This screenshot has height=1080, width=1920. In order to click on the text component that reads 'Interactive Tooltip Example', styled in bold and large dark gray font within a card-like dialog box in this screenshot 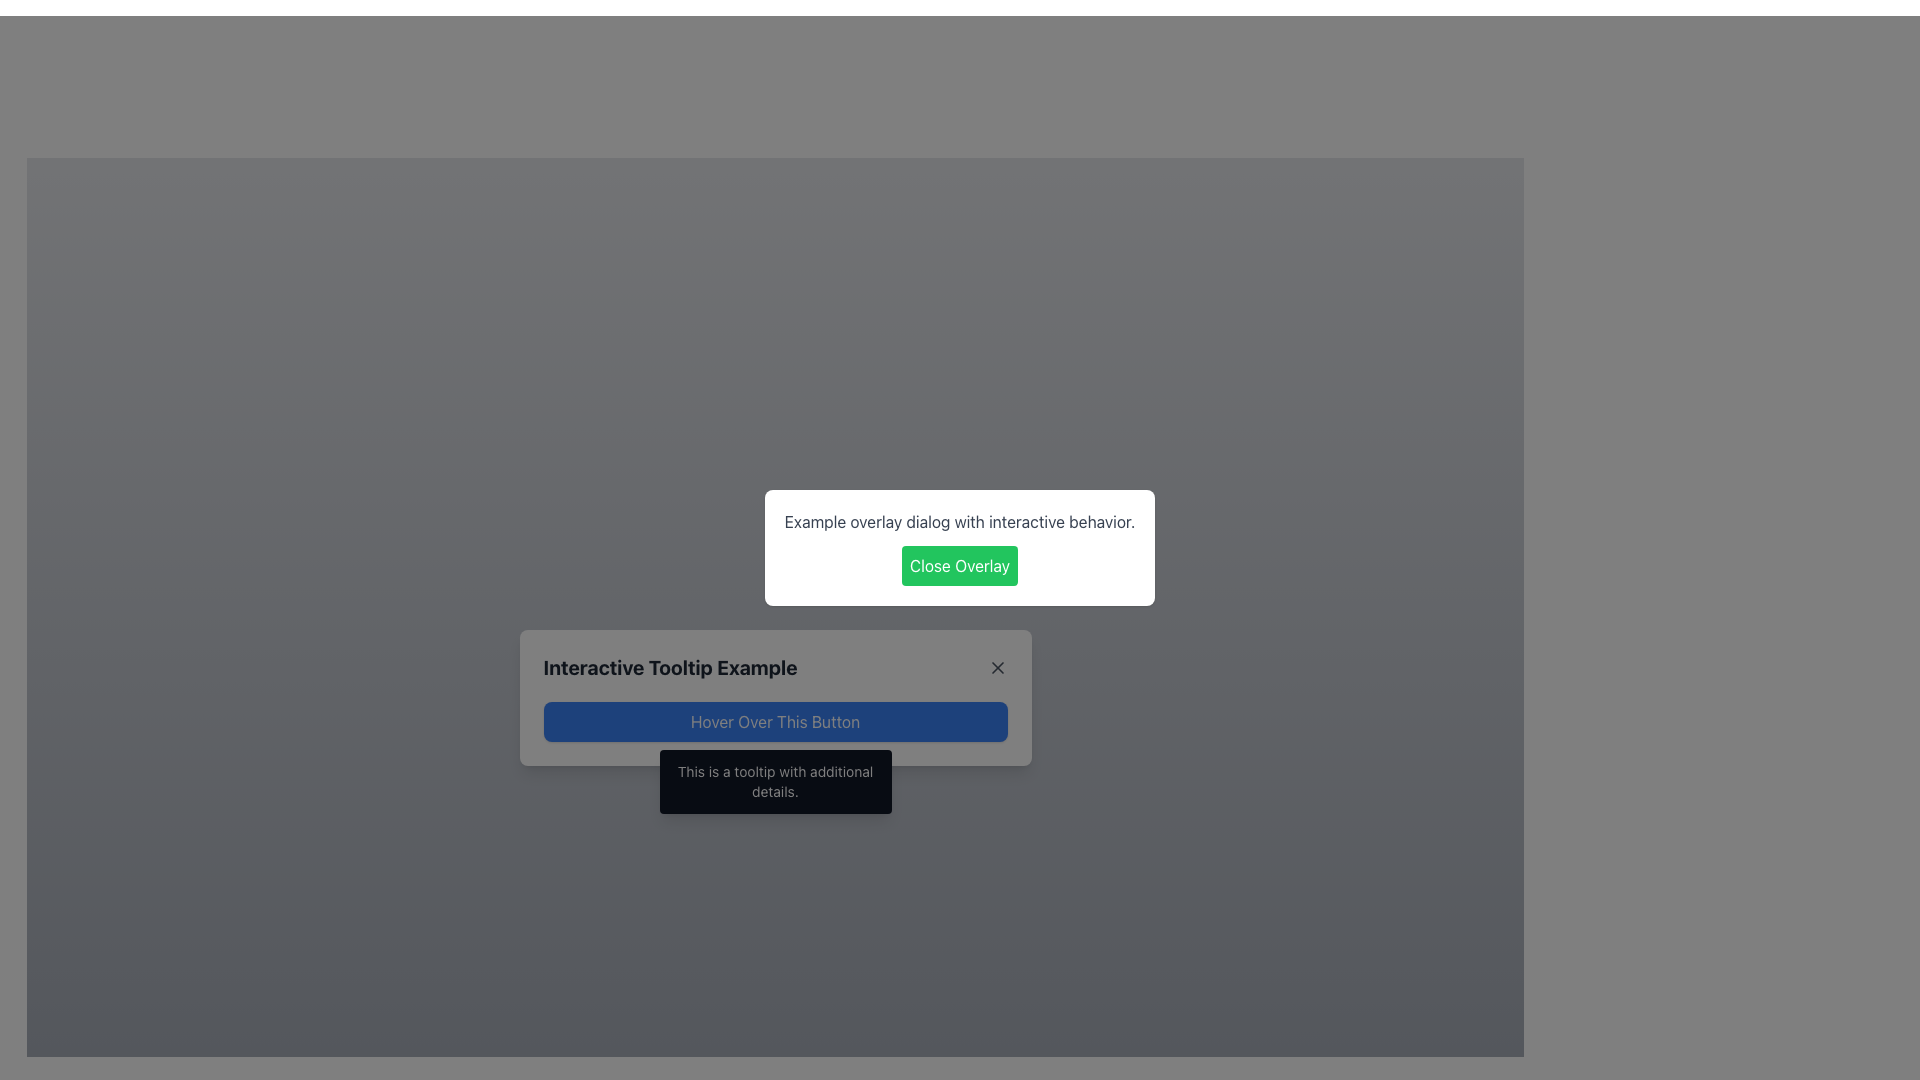, I will do `click(670, 667)`.